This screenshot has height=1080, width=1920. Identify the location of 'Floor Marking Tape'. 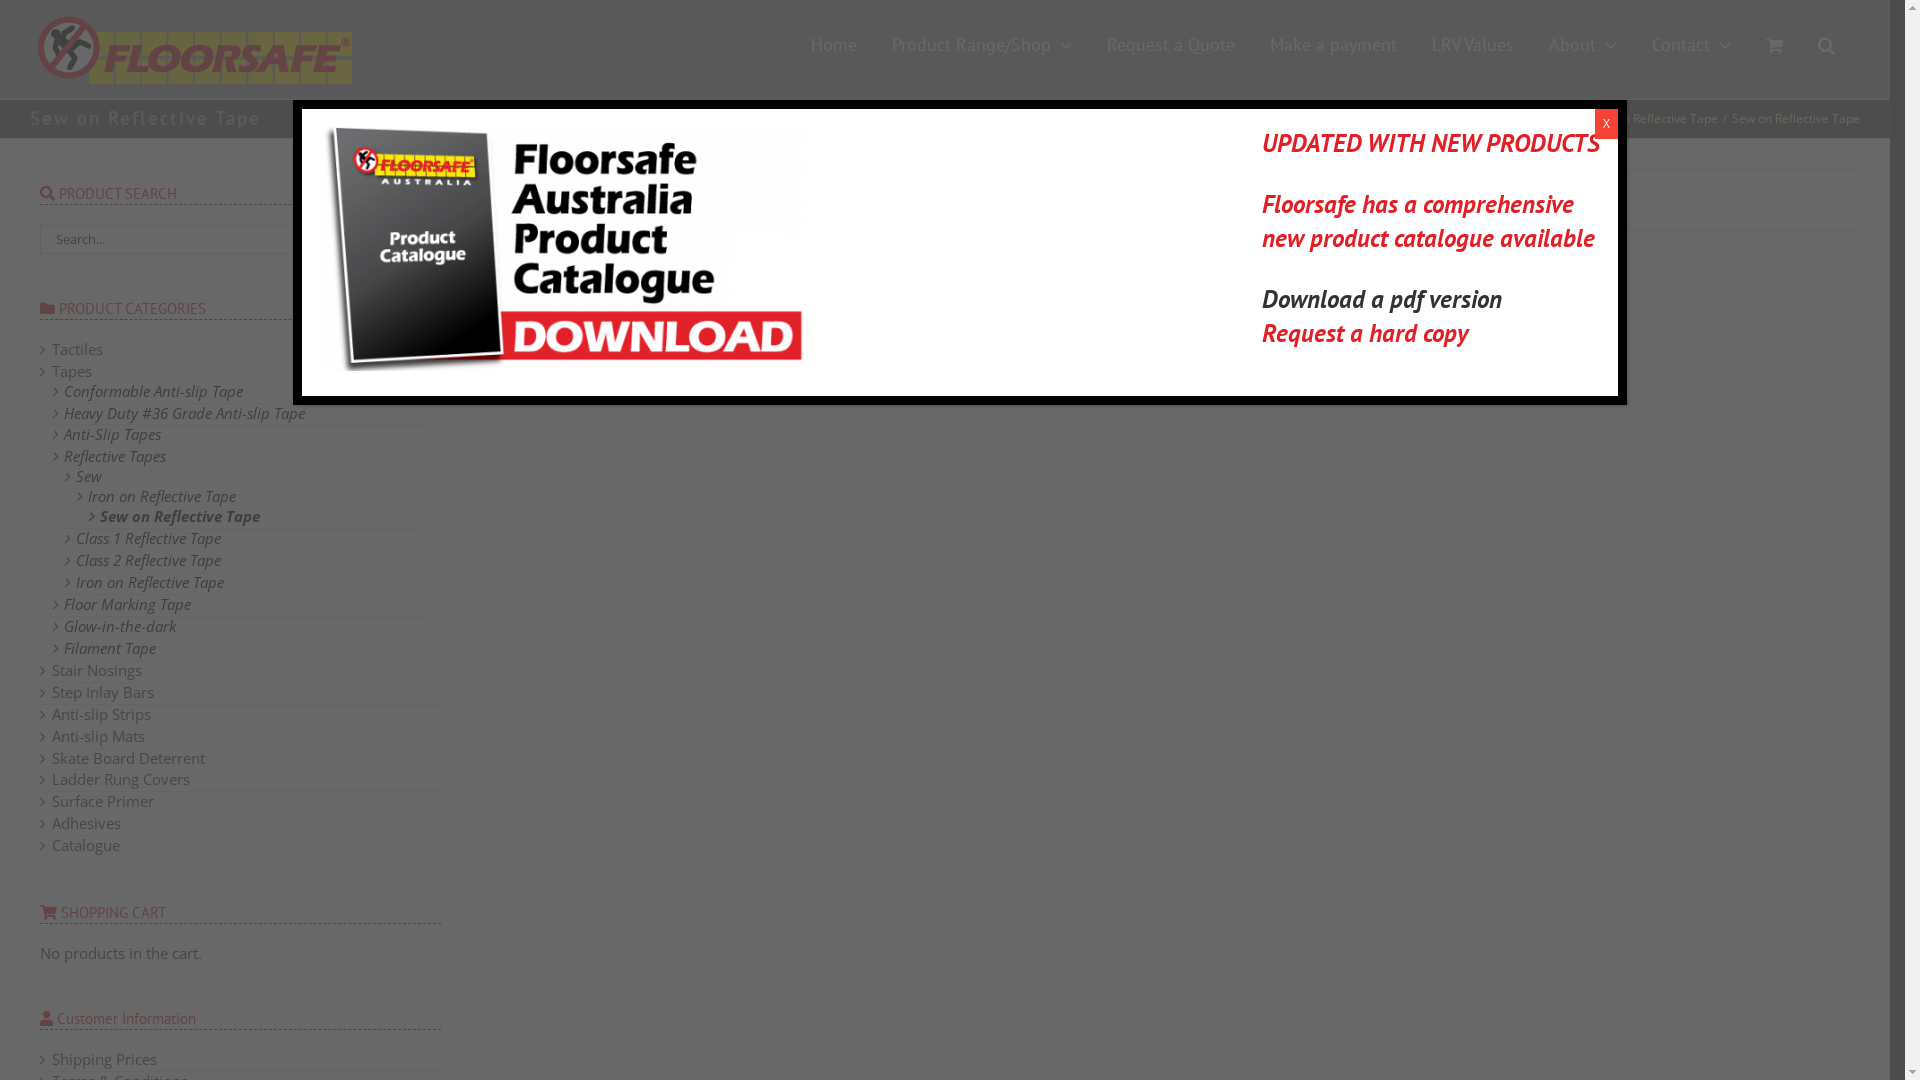
(63, 603).